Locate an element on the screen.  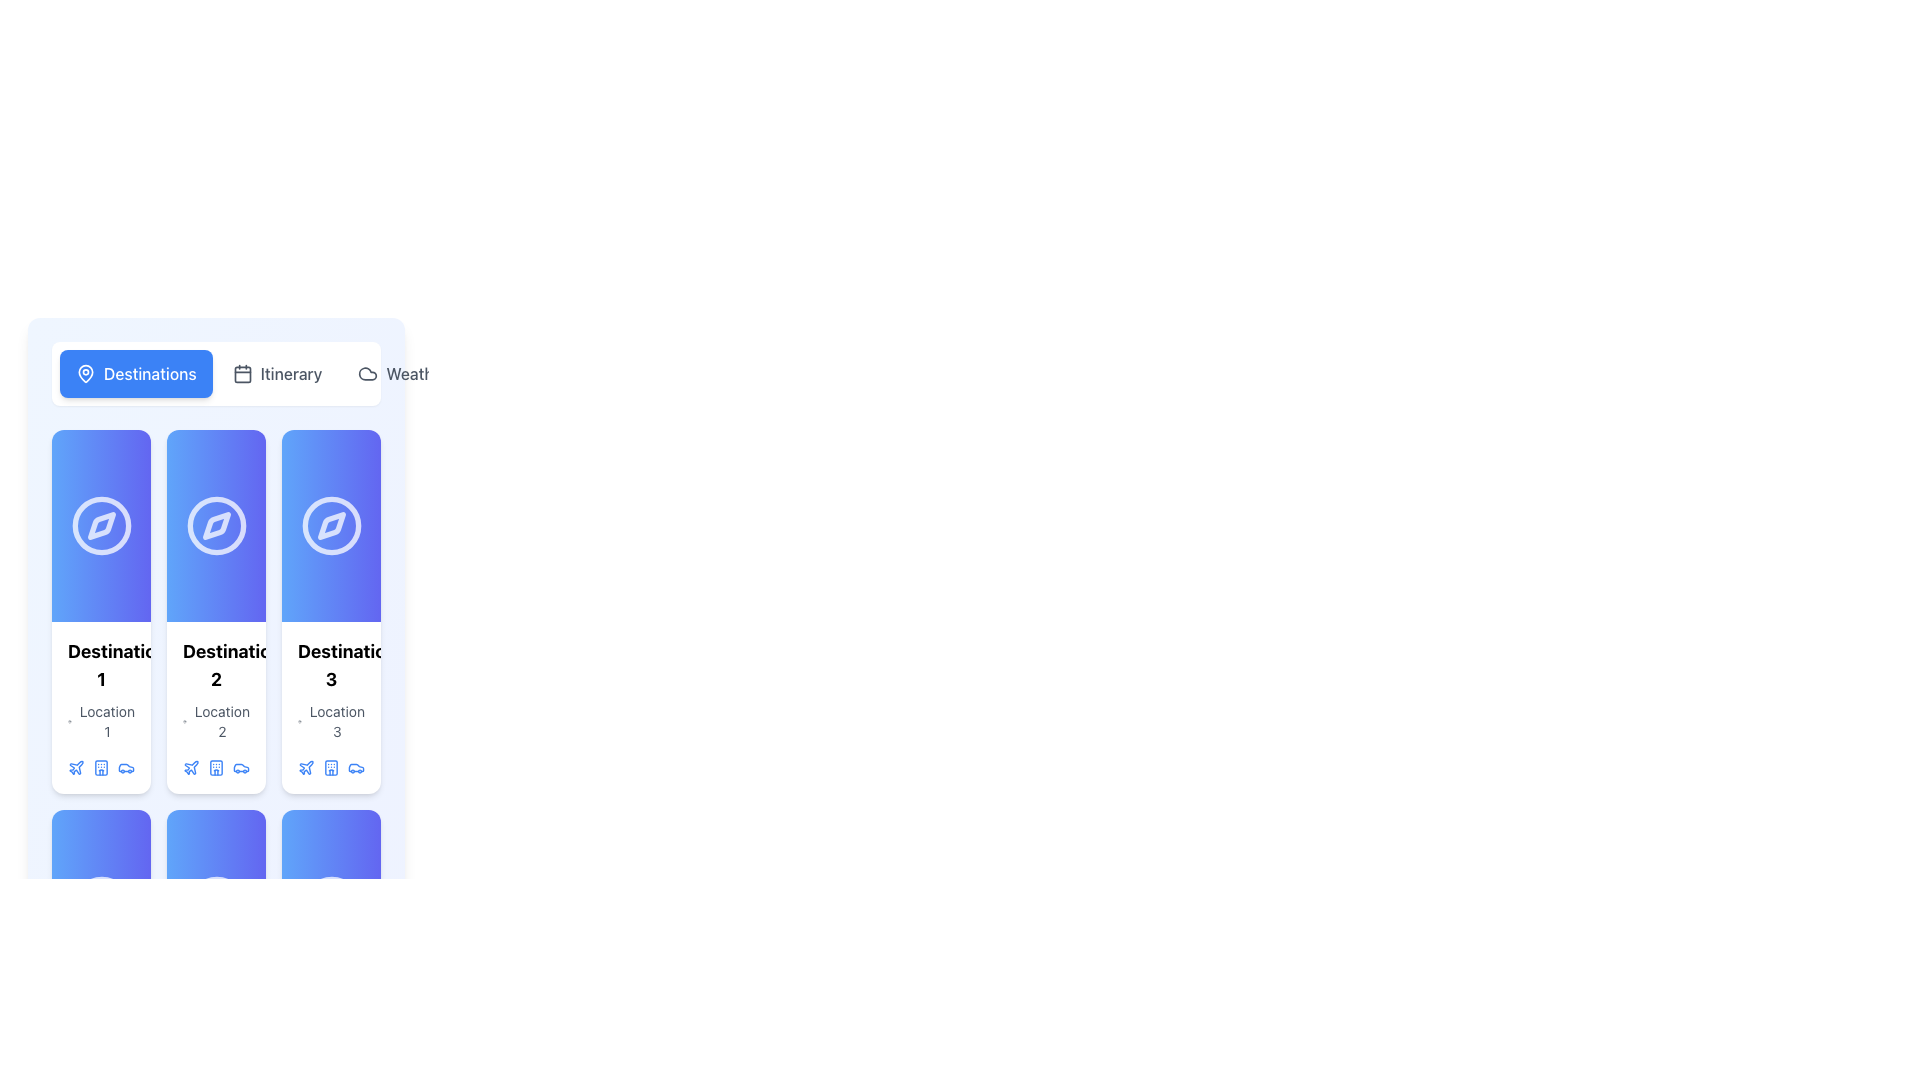
the 'Location 1' text label with icon, which is styled in gray and located under the 'Destination 1' label in the first card of the 'Destinations' tab is located at coordinates (100, 721).